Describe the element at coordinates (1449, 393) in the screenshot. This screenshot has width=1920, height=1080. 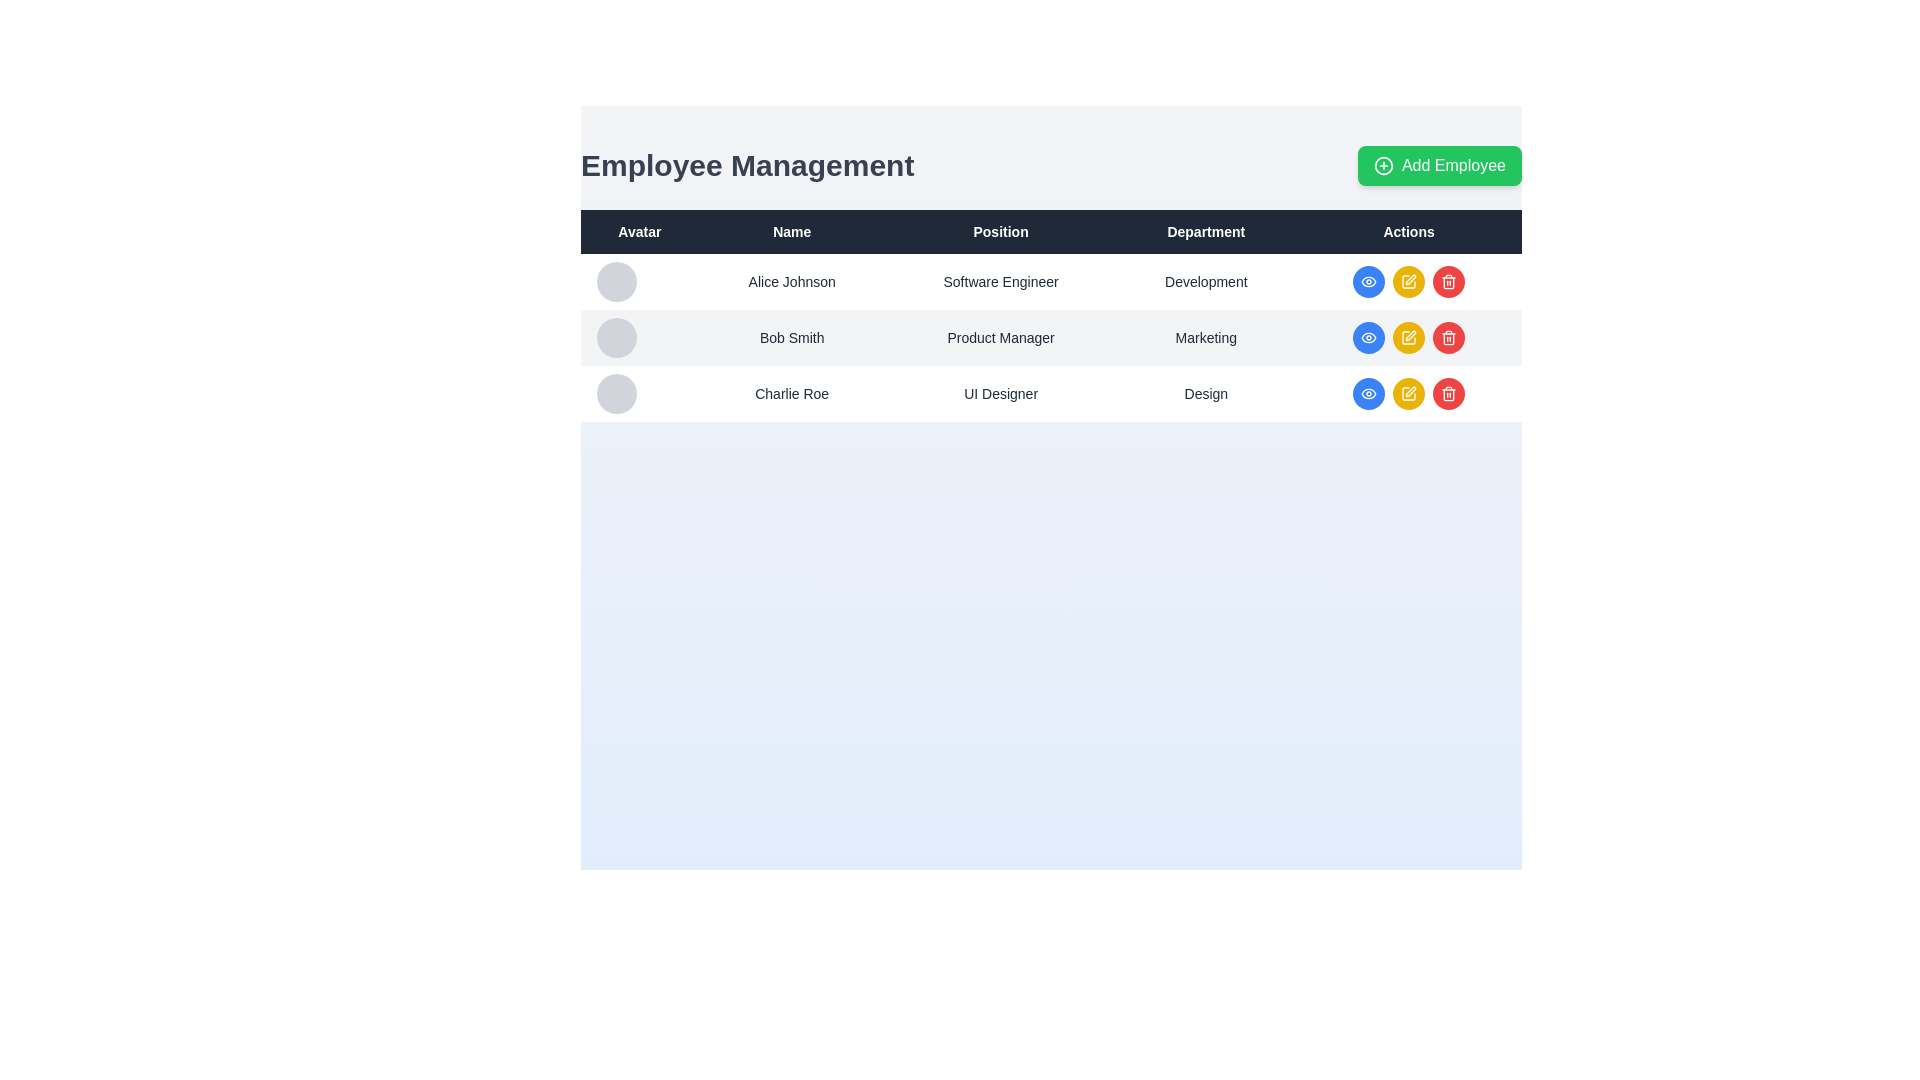
I see `the circular red button with a white trashcan icon to initiate a delete action` at that location.